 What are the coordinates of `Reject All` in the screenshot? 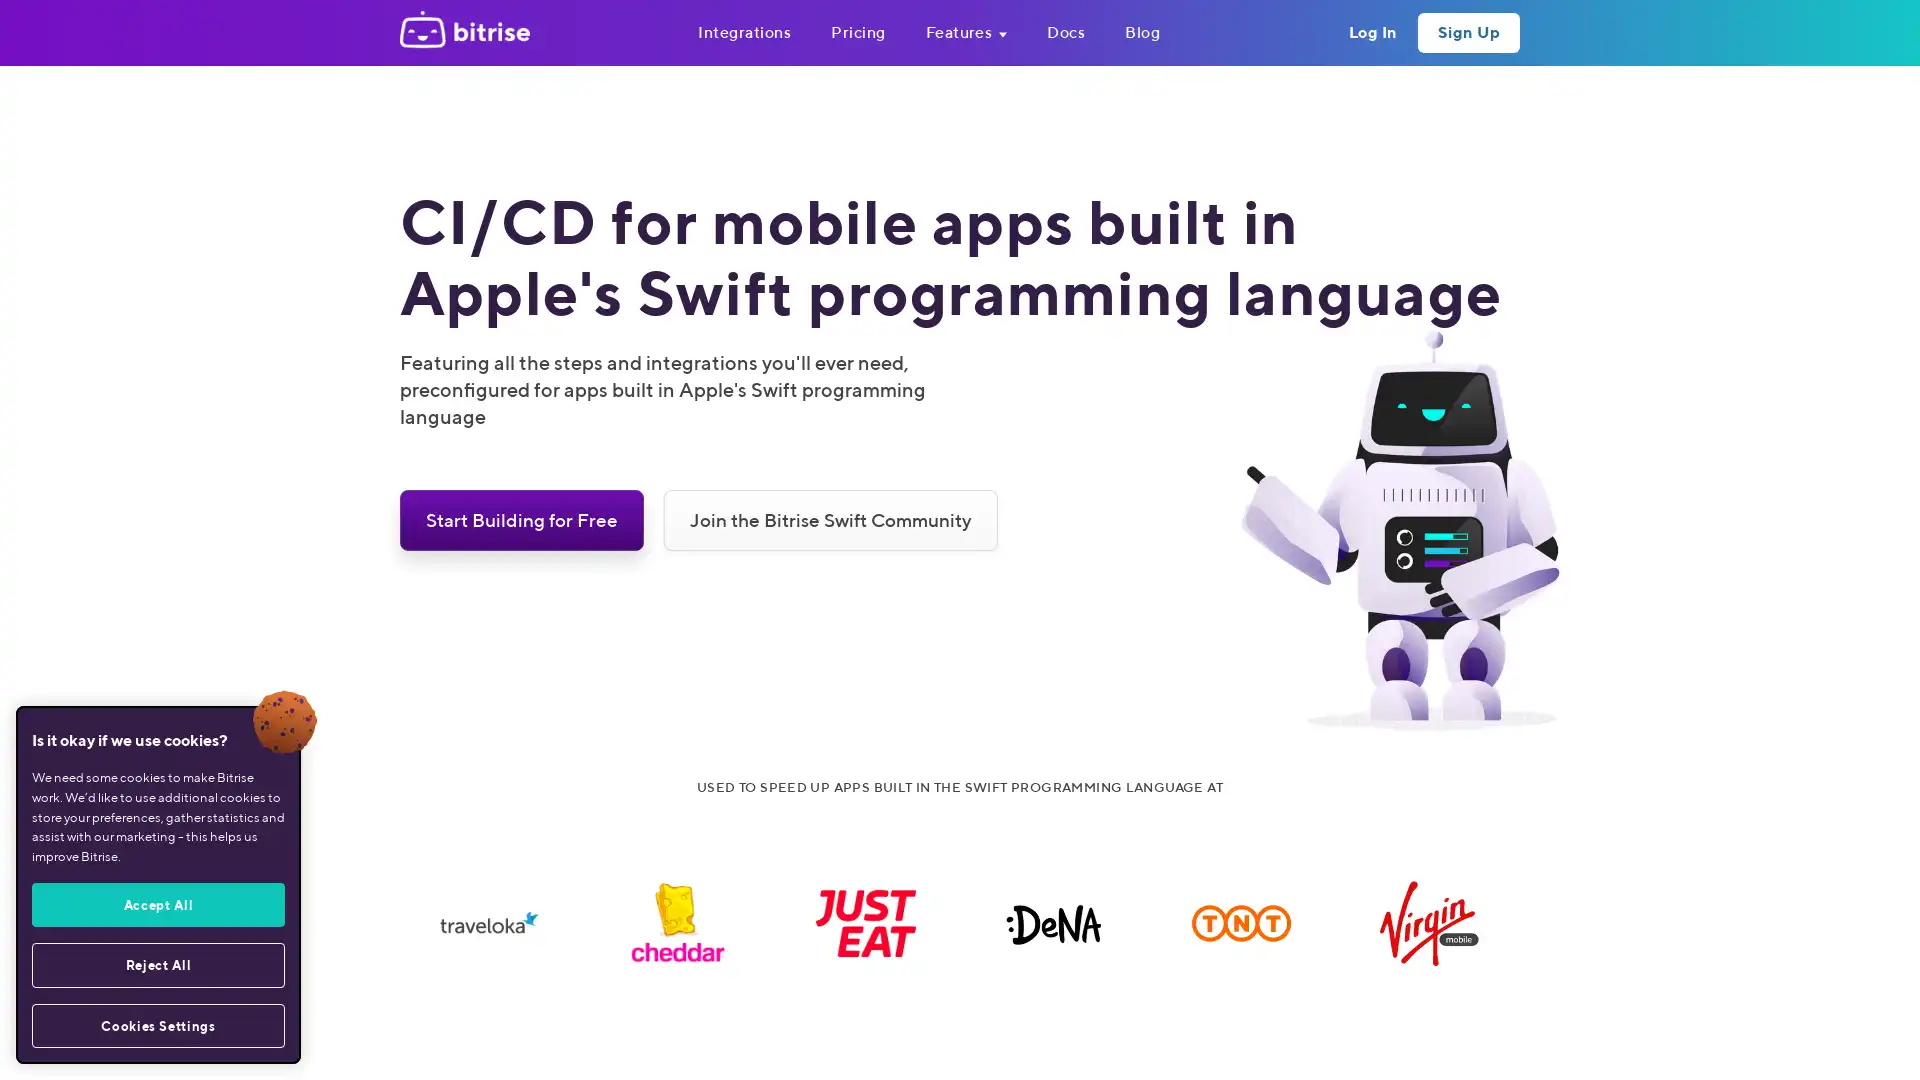 It's located at (157, 963).